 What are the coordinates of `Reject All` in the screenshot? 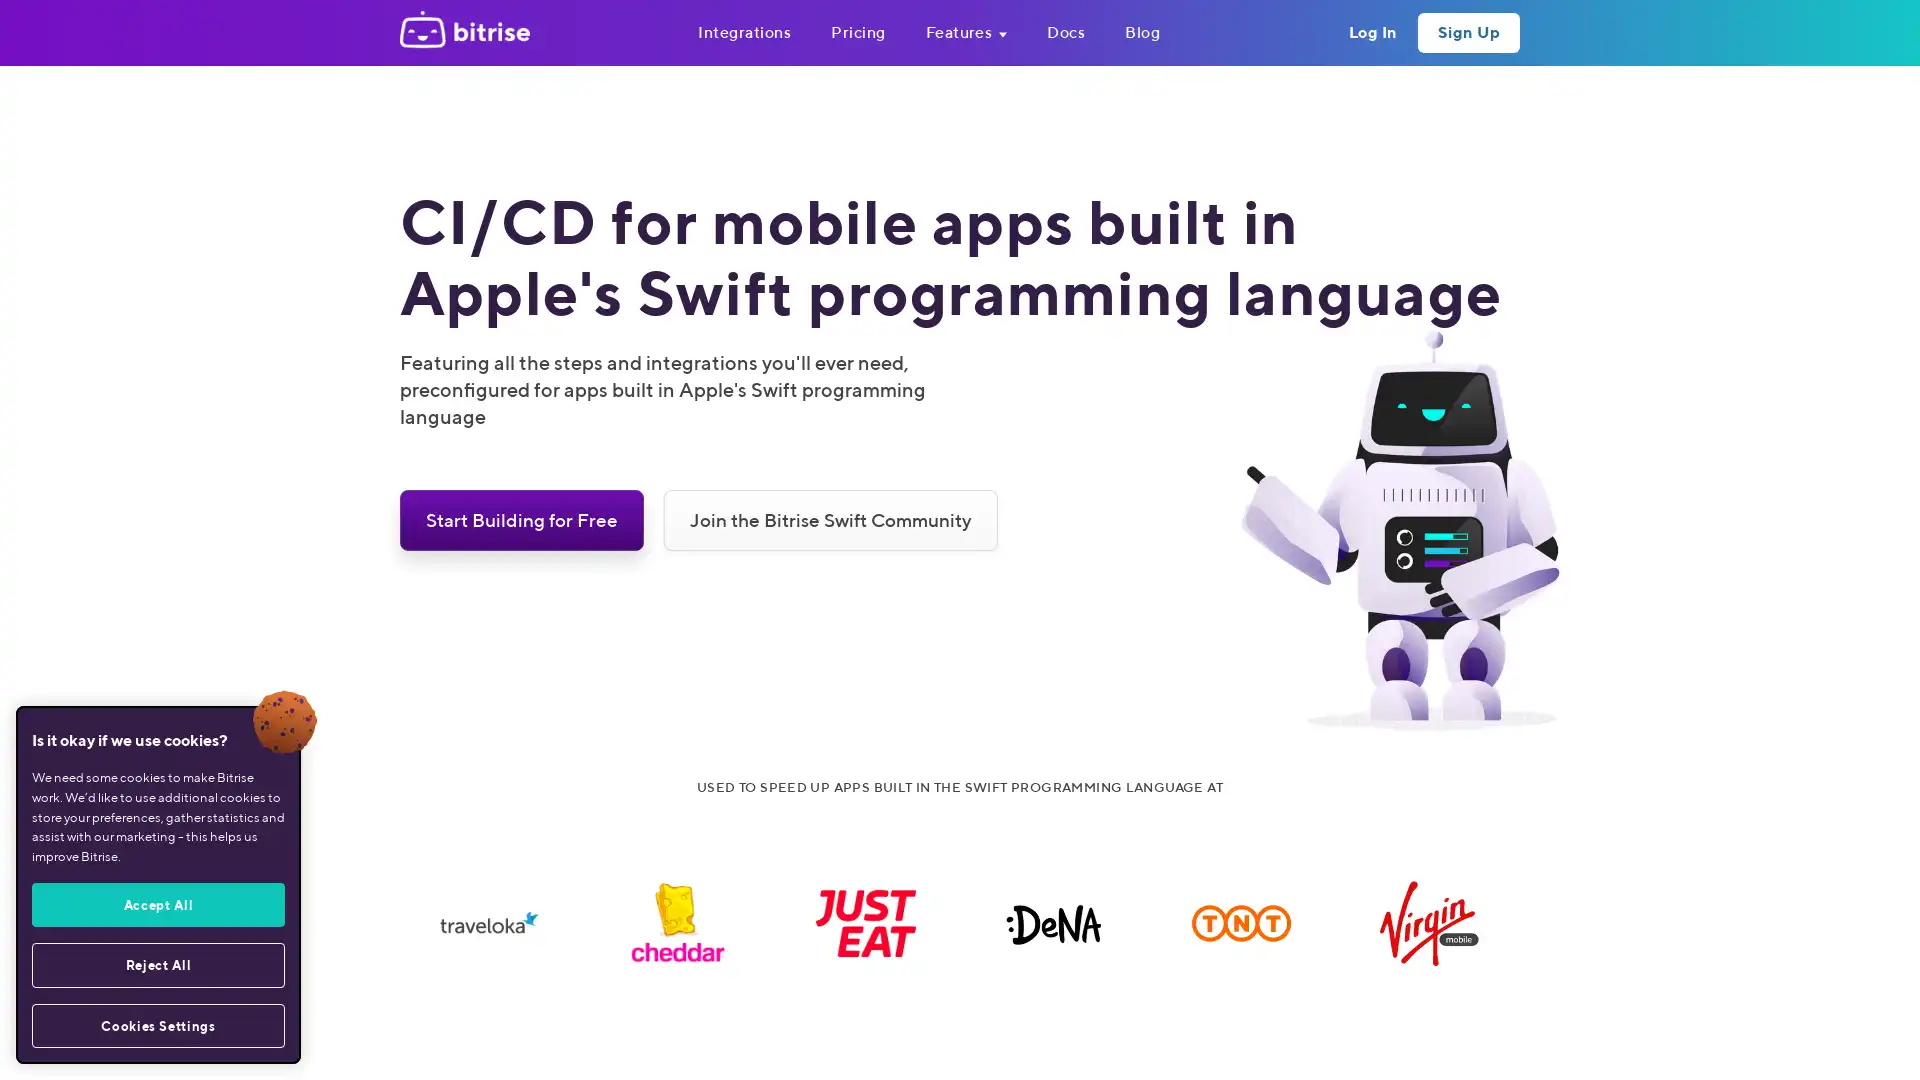 It's located at (157, 963).